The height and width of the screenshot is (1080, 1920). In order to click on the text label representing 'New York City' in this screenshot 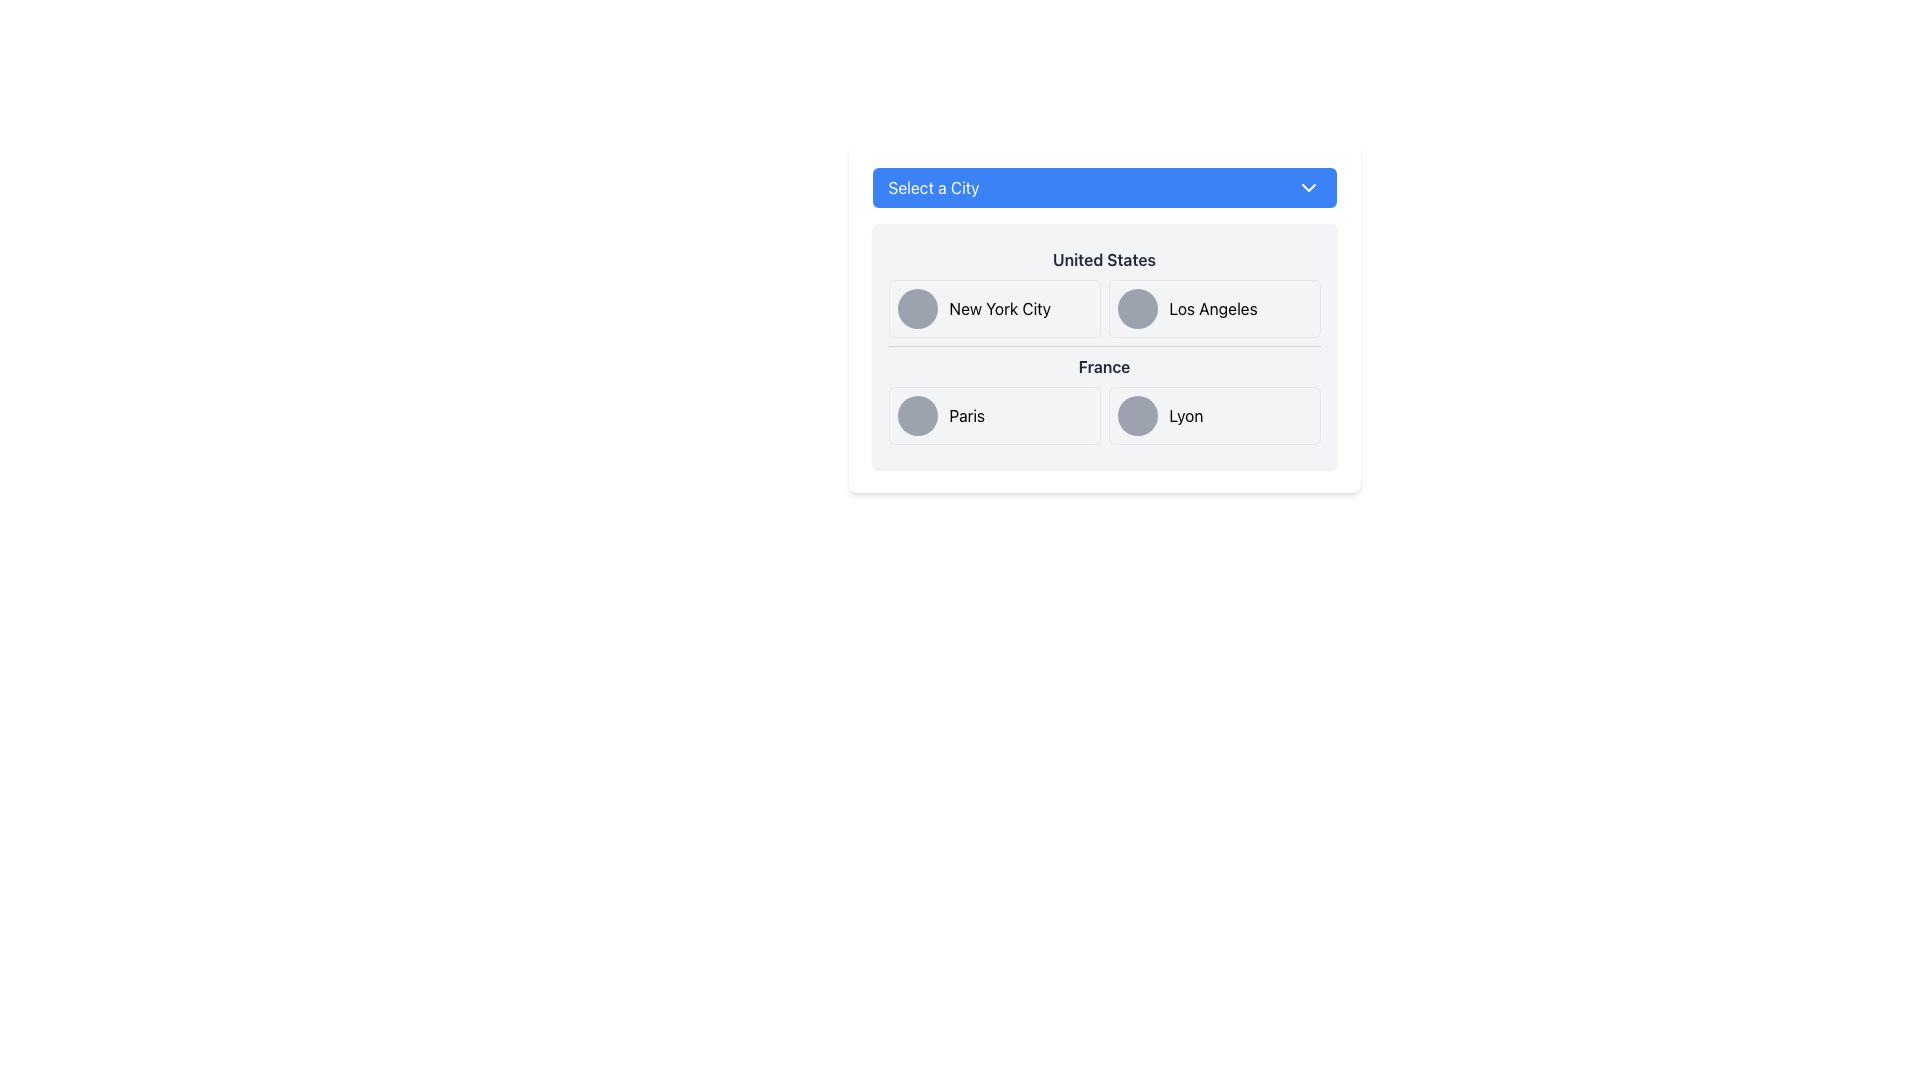, I will do `click(1000, 308)`.